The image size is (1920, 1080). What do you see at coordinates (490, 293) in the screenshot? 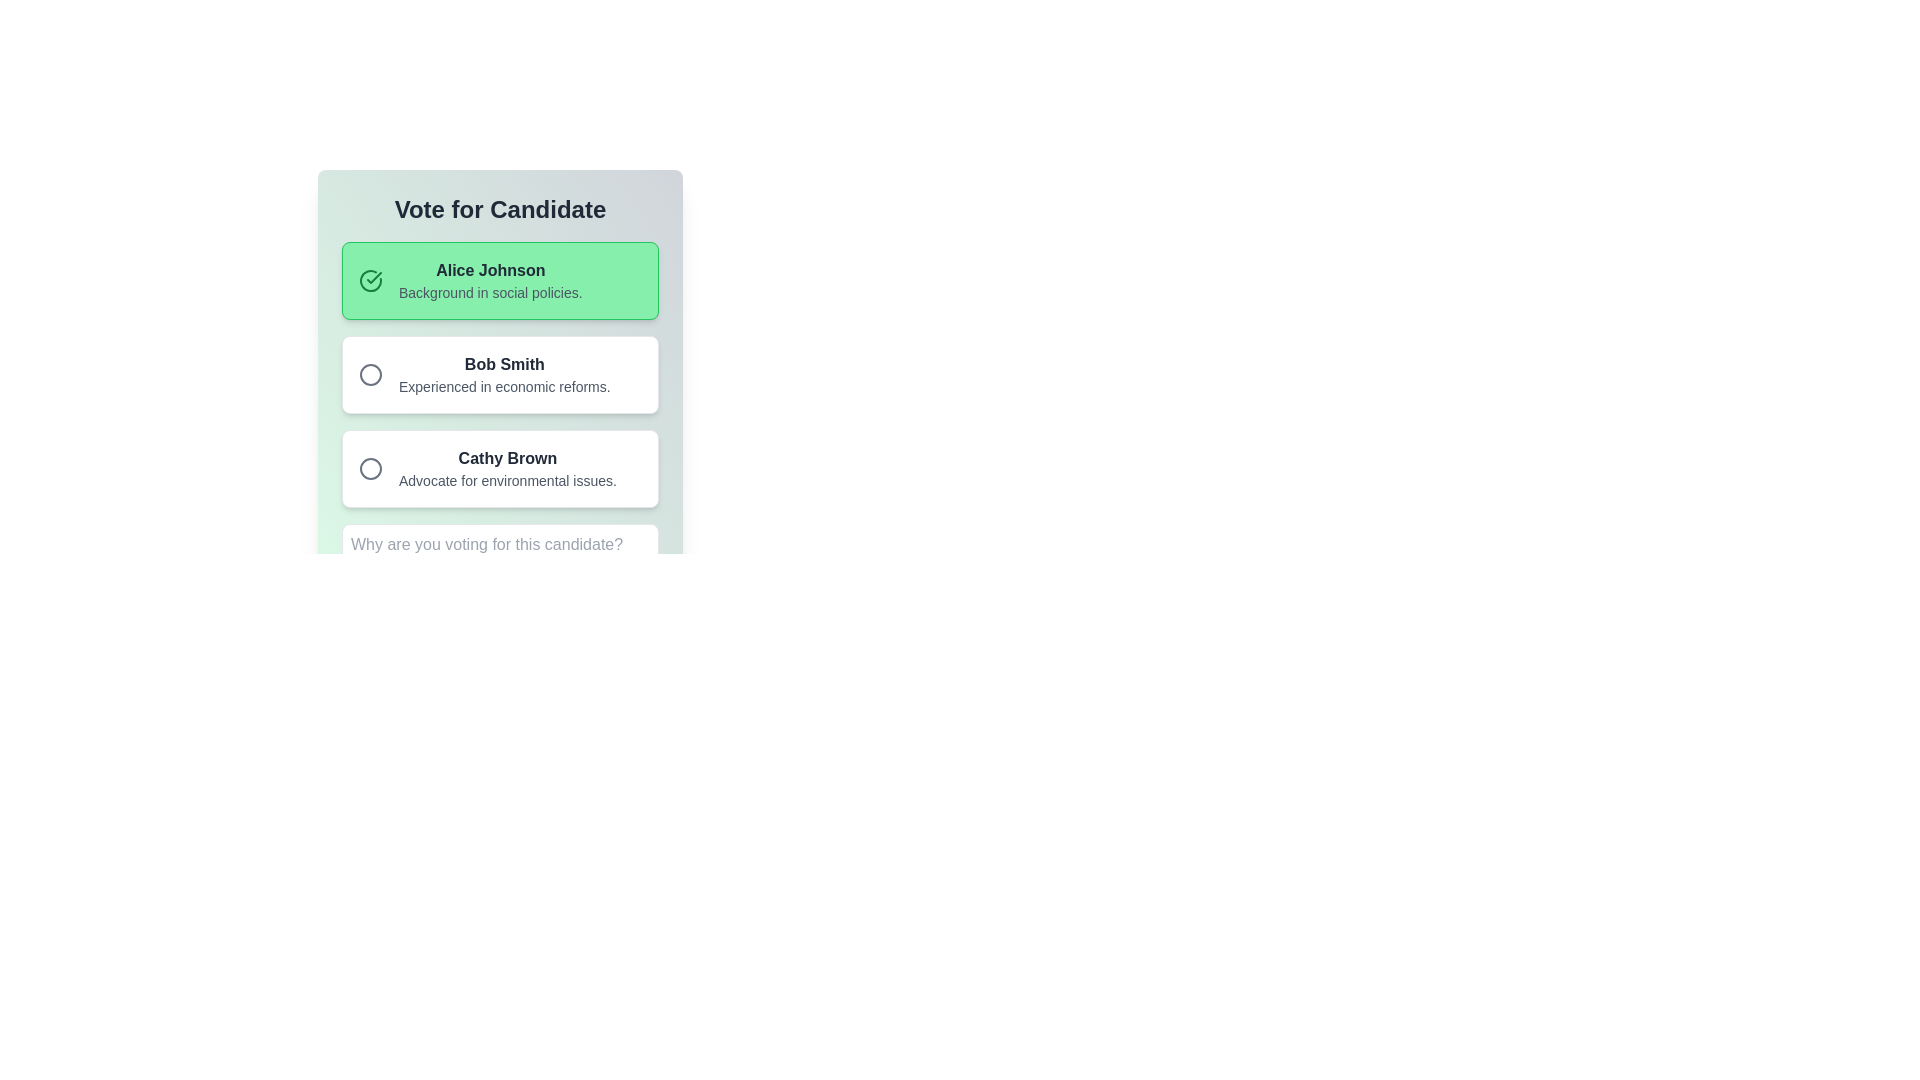
I see `the text label displaying 'Background in social policies.' which is located directly below 'Alice Johnson' in the highlighted selection box` at bounding box center [490, 293].